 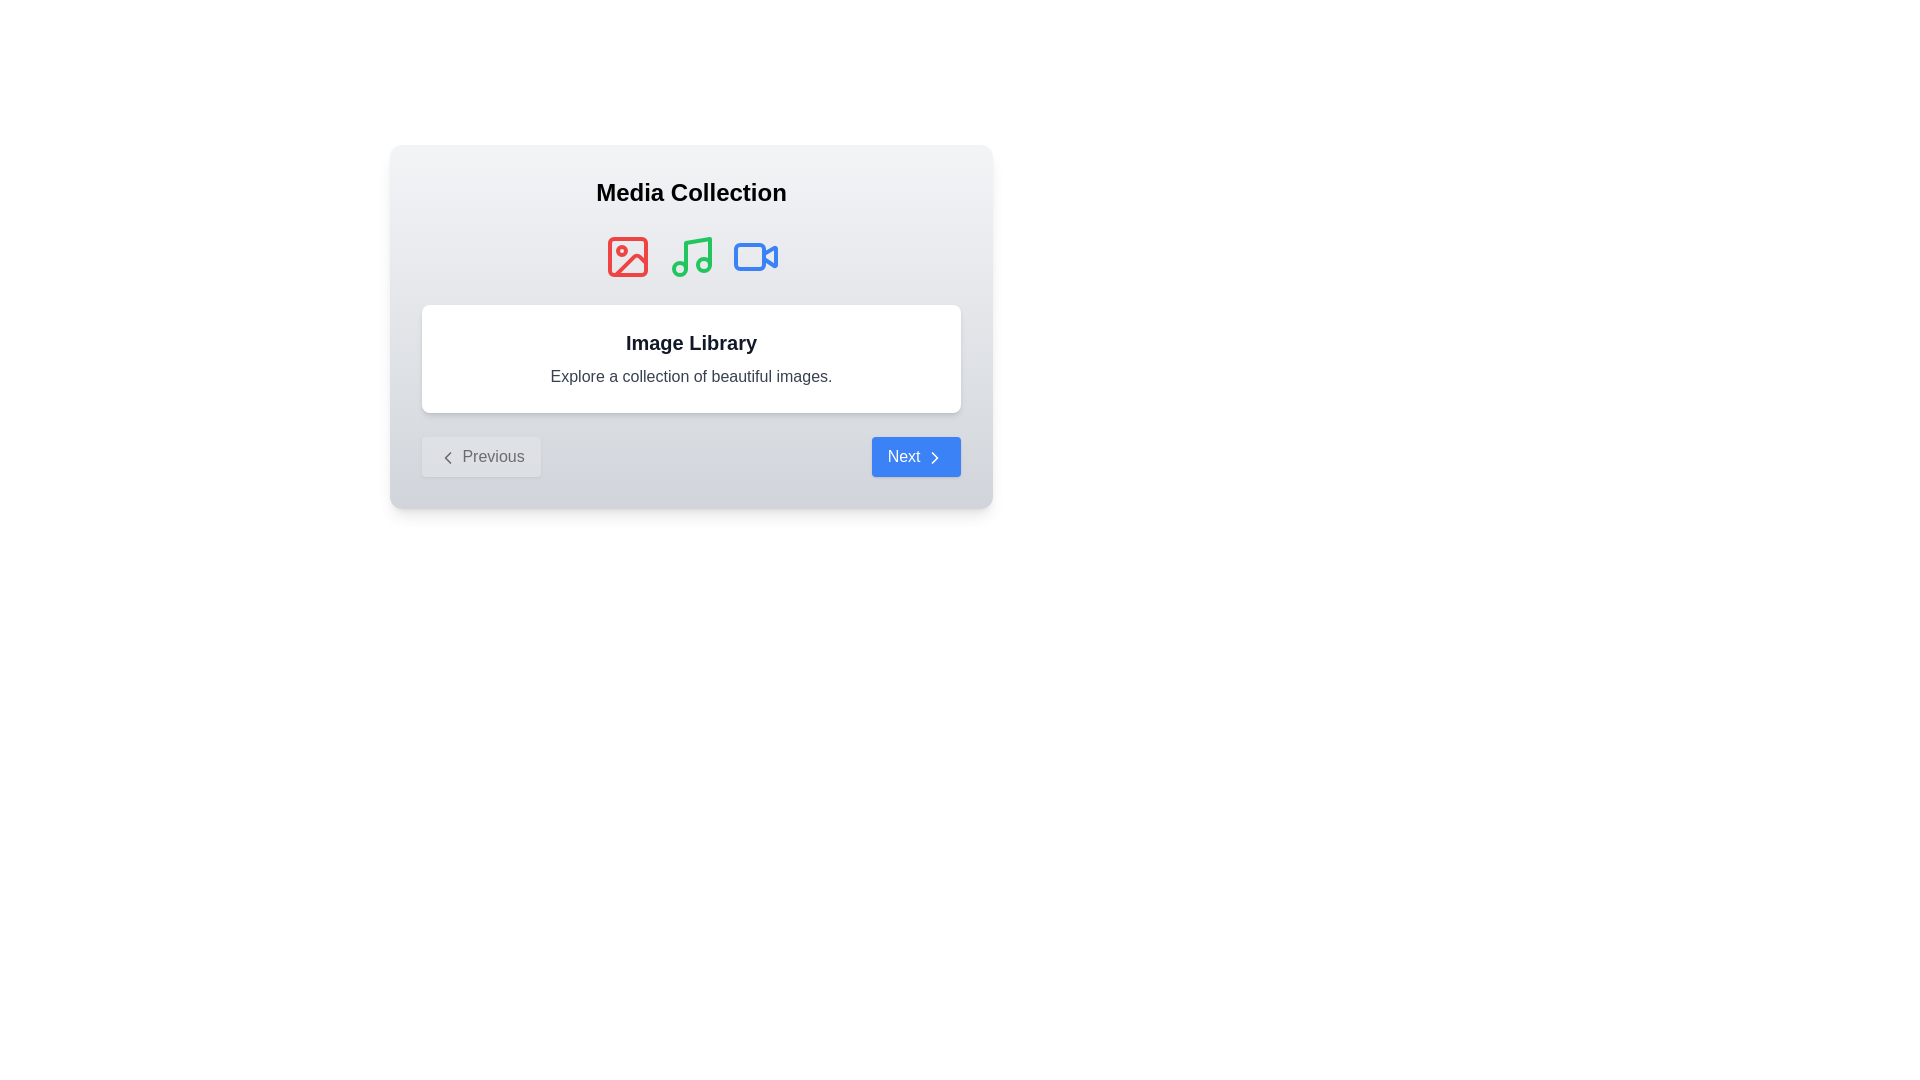 What do you see at coordinates (626, 256) in the screenshot?
I see `the button corresponding to the image media type to observe the hover effect` at bounding box center [626, 256].